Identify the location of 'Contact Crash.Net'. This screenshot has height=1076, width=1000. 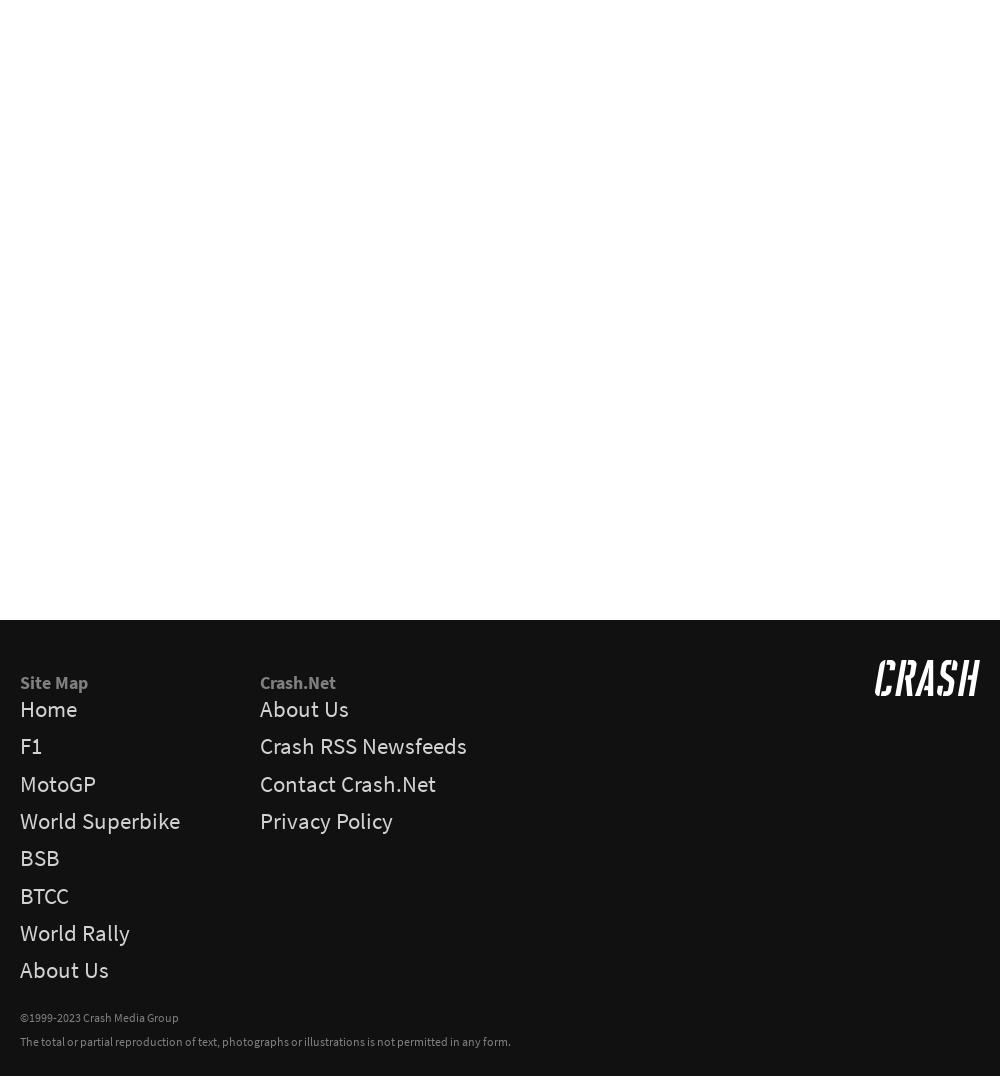
(347, 783).